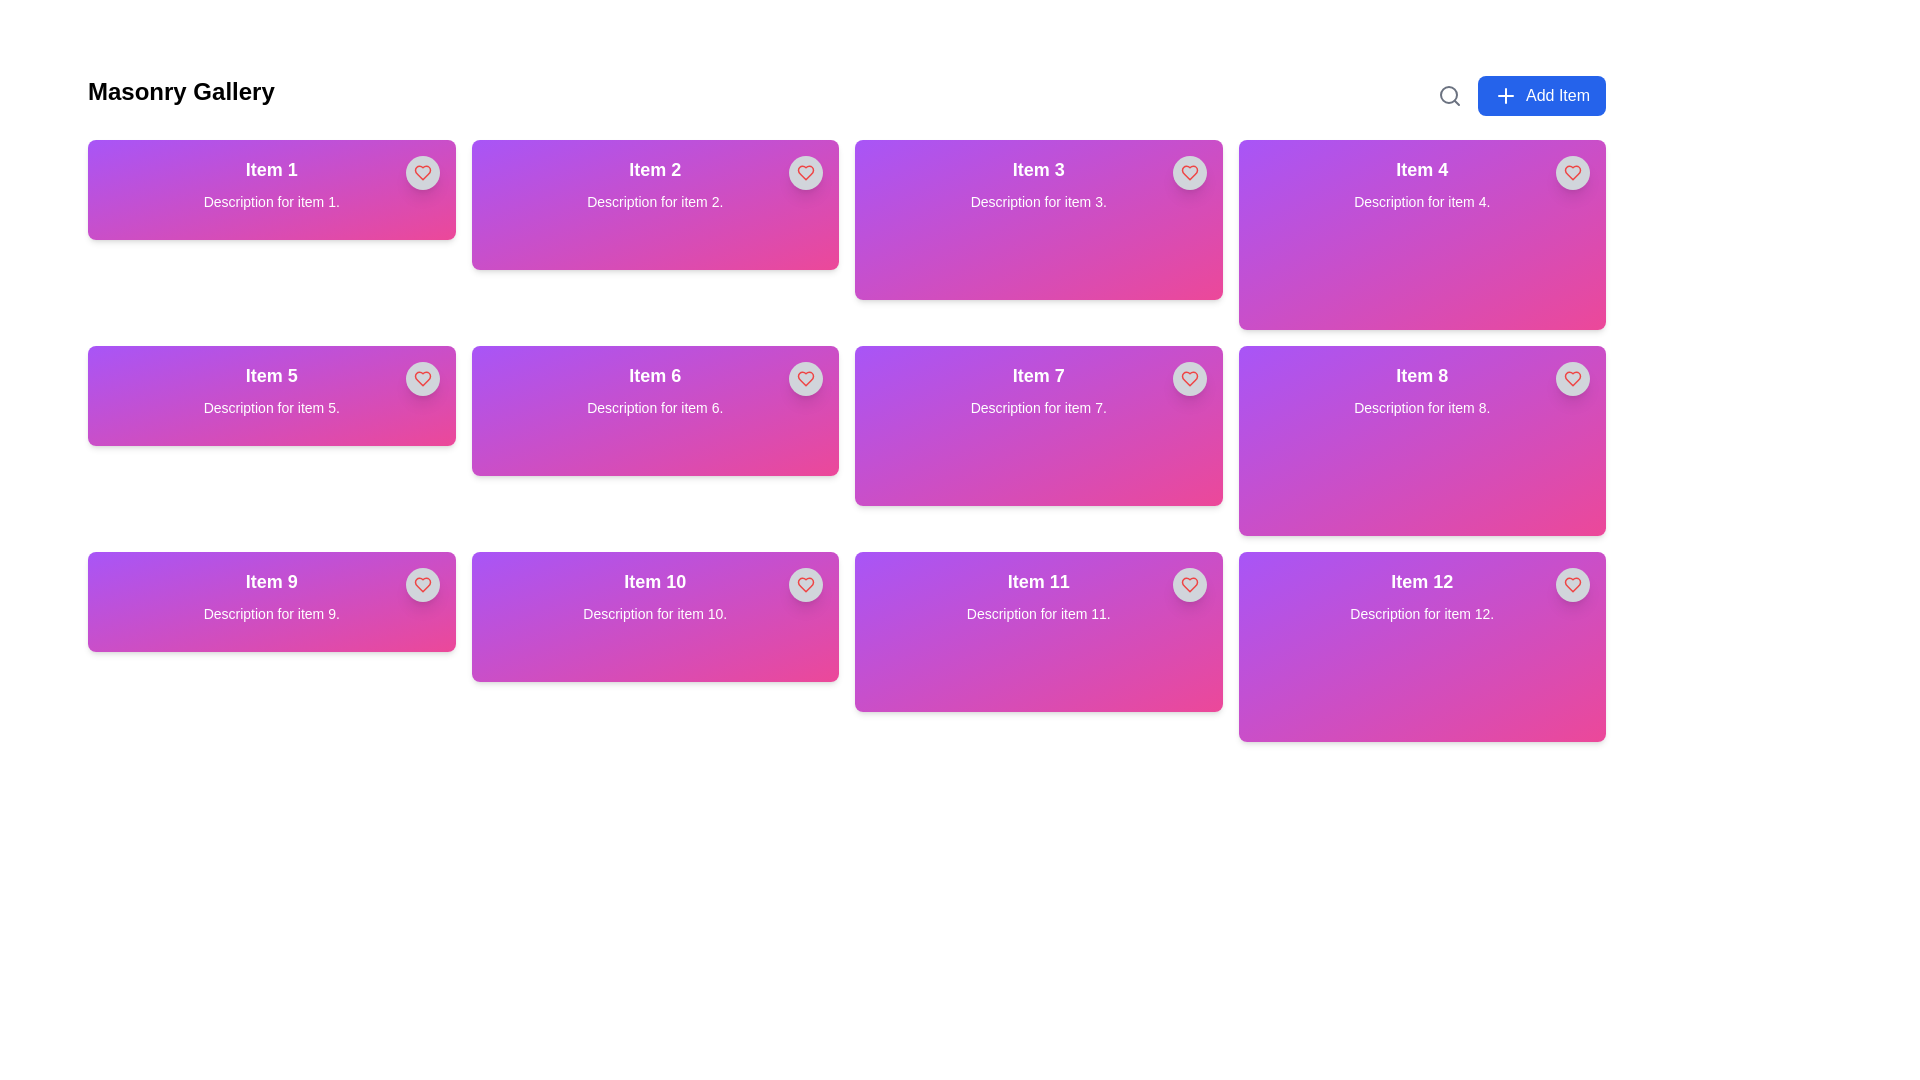  I want to click on the text label displaying 'Description for item 3.' located in the third card below the heading 'Item 3', so click(1038, 201).